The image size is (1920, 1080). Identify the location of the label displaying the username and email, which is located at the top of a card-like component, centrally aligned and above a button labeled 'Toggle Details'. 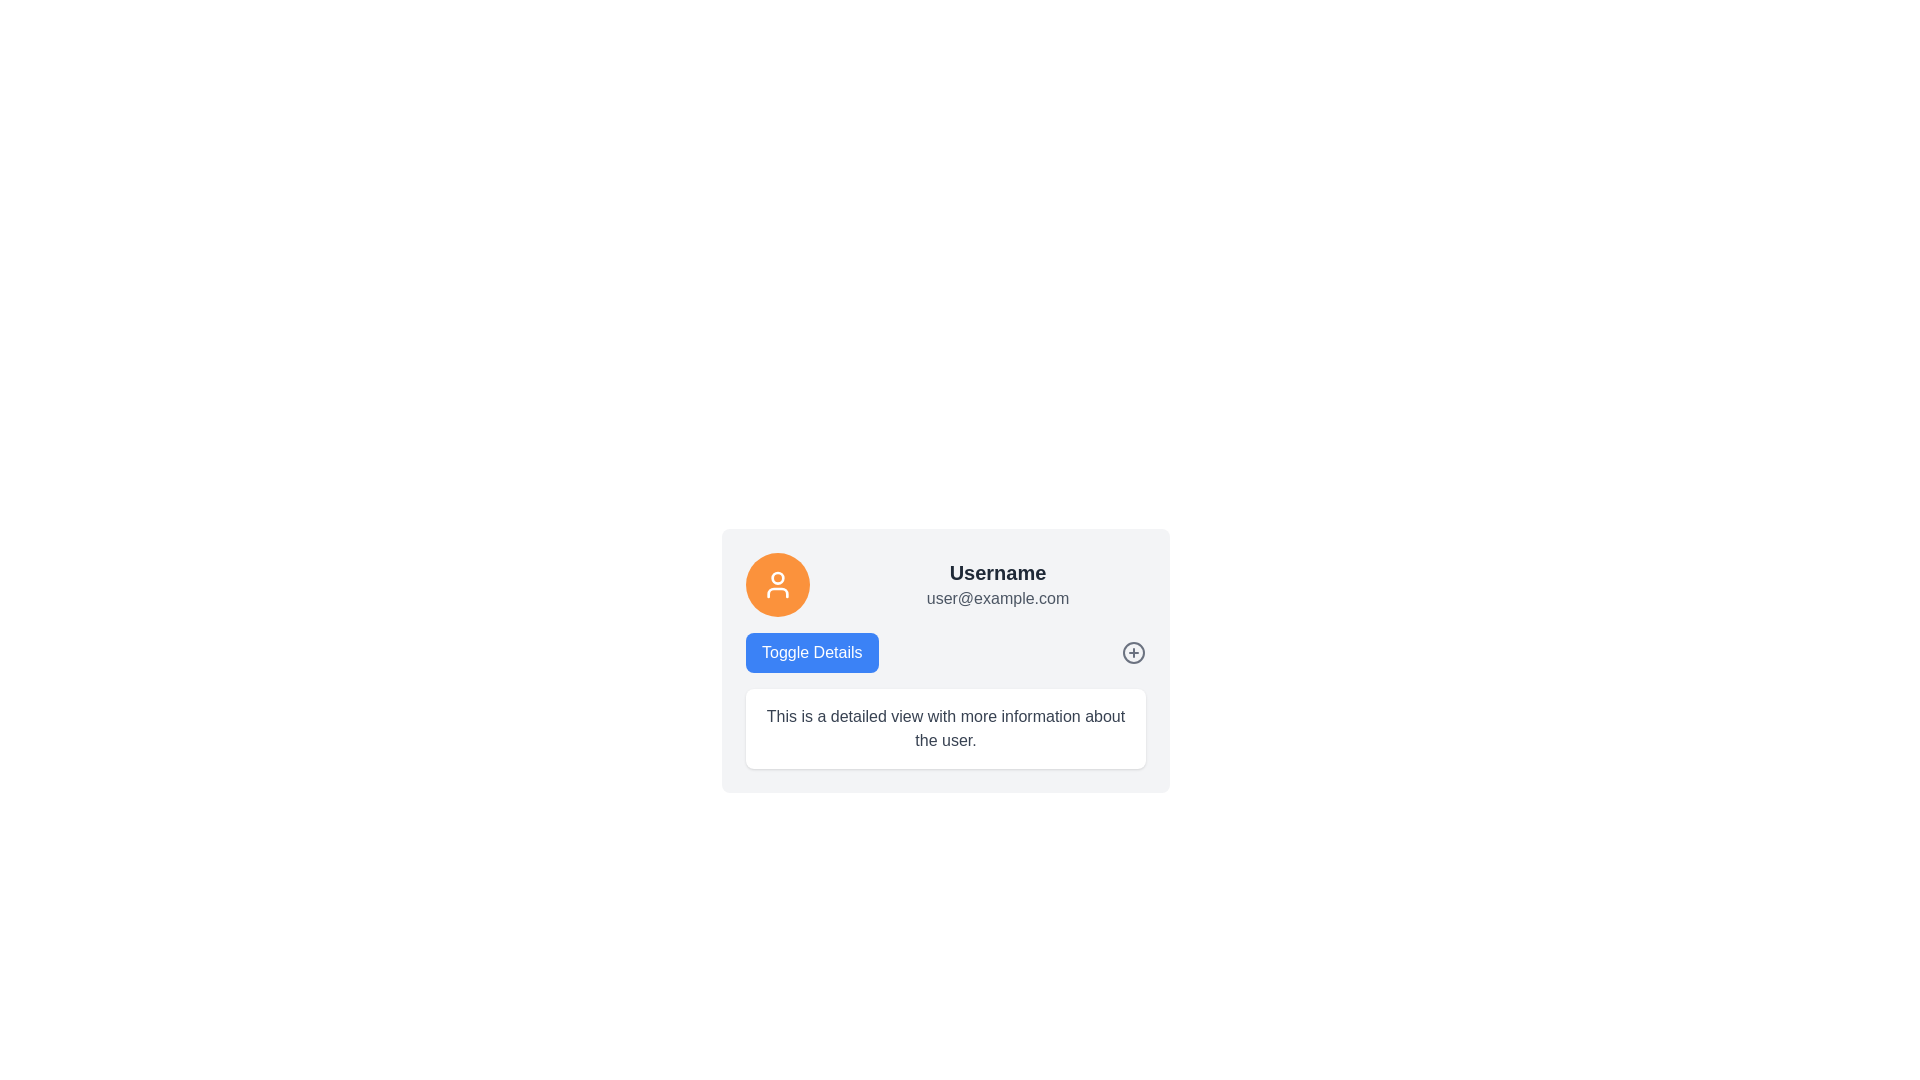
(944, 585).